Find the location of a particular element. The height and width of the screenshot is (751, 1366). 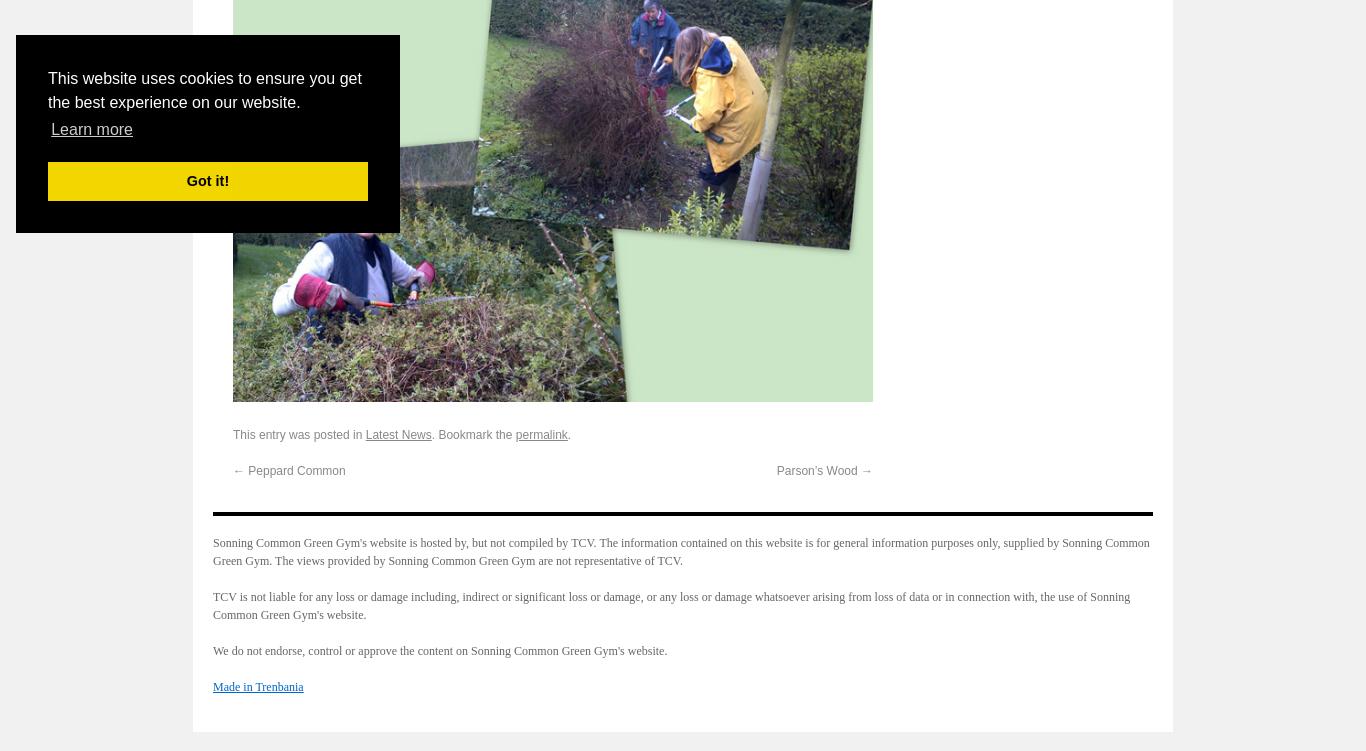

'Peppard Common' is located at coordinates (245, 469).